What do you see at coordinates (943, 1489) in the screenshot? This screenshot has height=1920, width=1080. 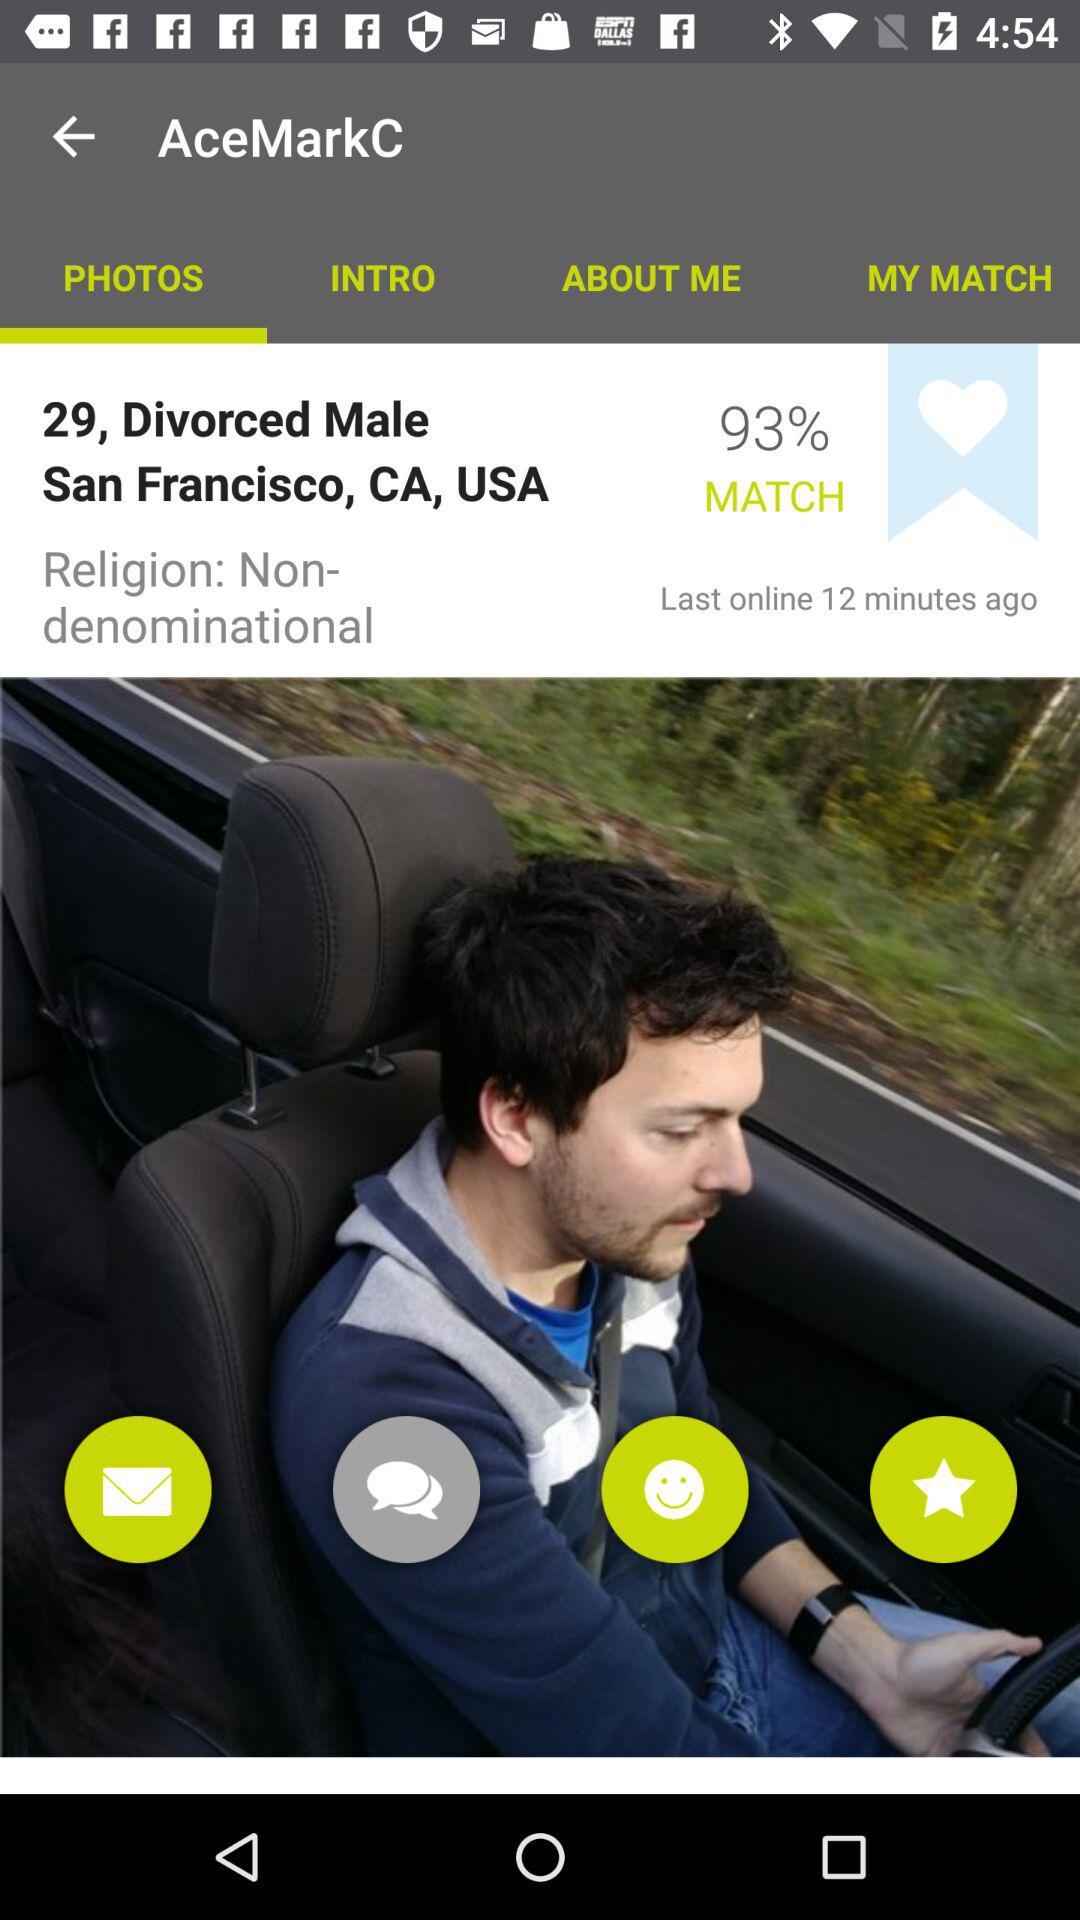 I see `the item below last online 12` at bounding box center [943, 1489].